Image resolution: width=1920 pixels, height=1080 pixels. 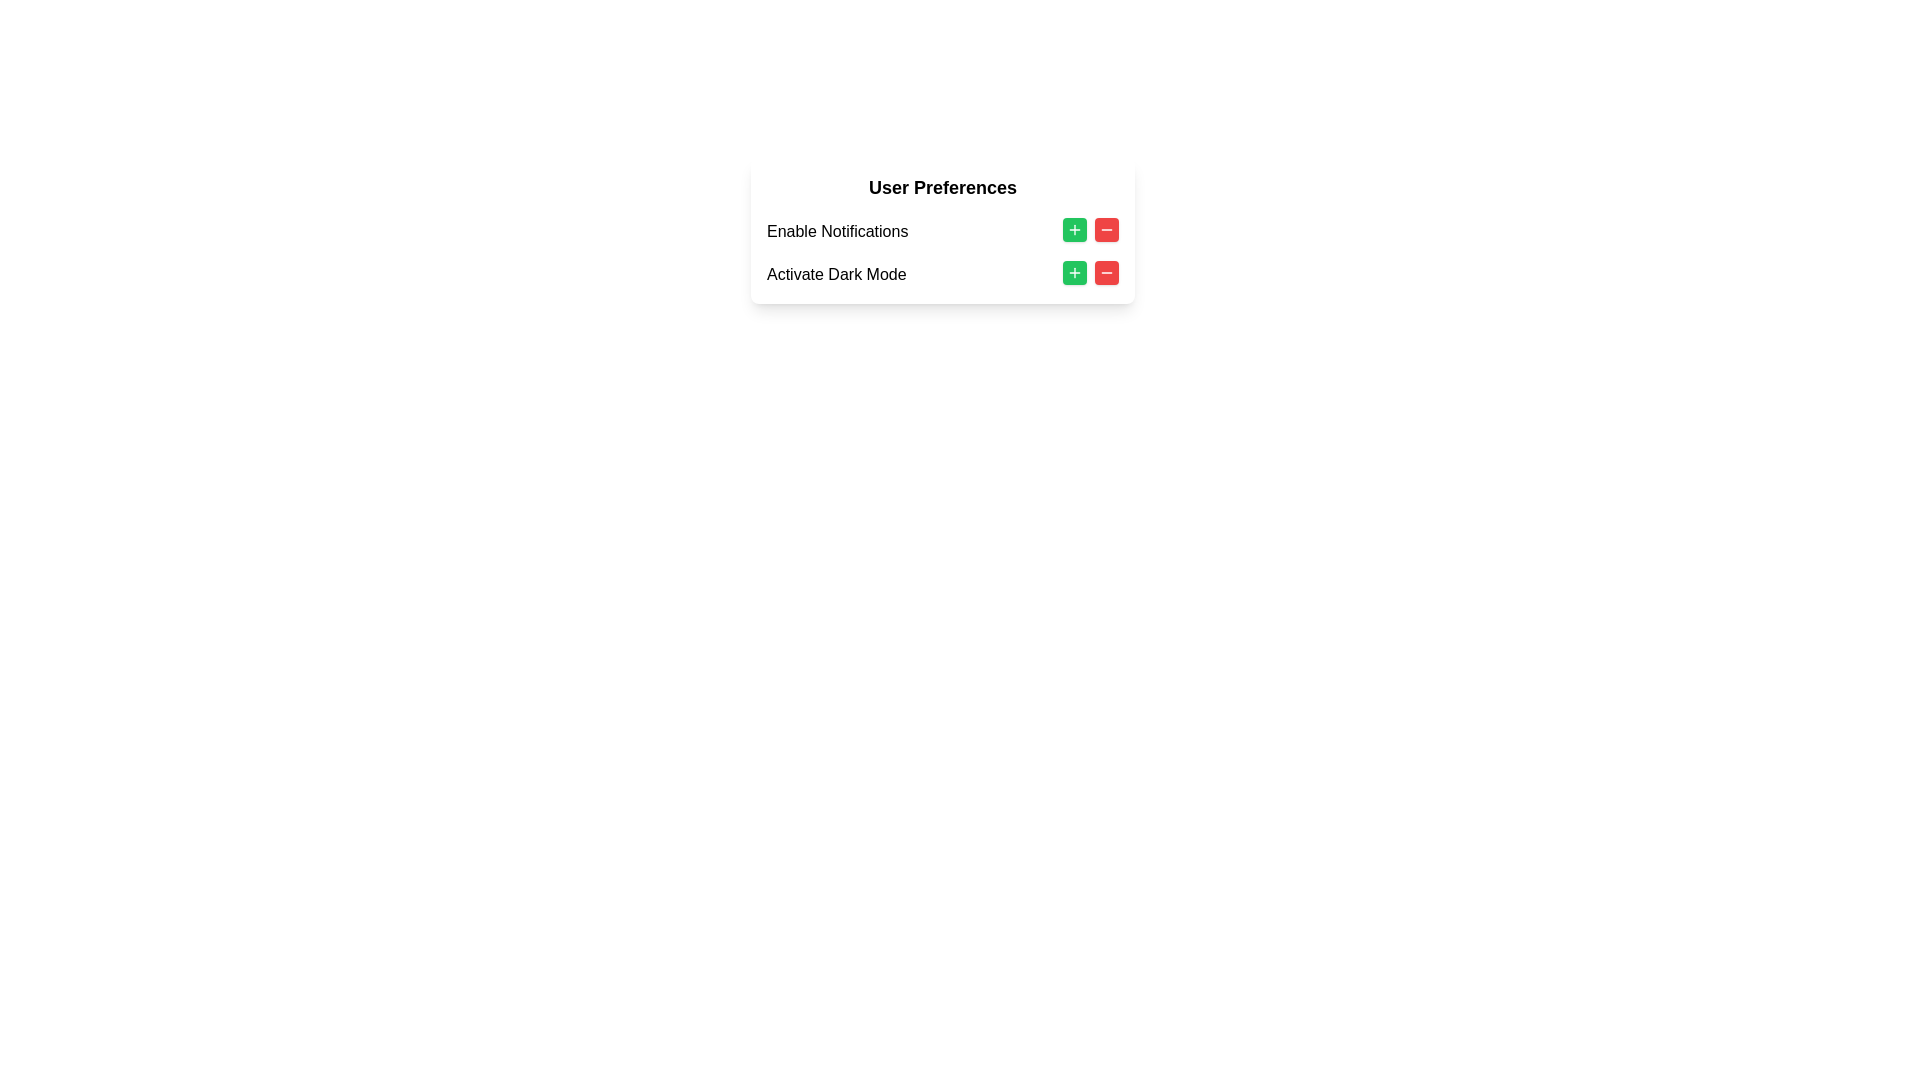 What do you see at coordinates (1106, 273) in the screenshot?
I see `the button that decreases a value, located in the bottom-right corner beside 'Activate Dark Mode'` at bounding box center [1106, 273].